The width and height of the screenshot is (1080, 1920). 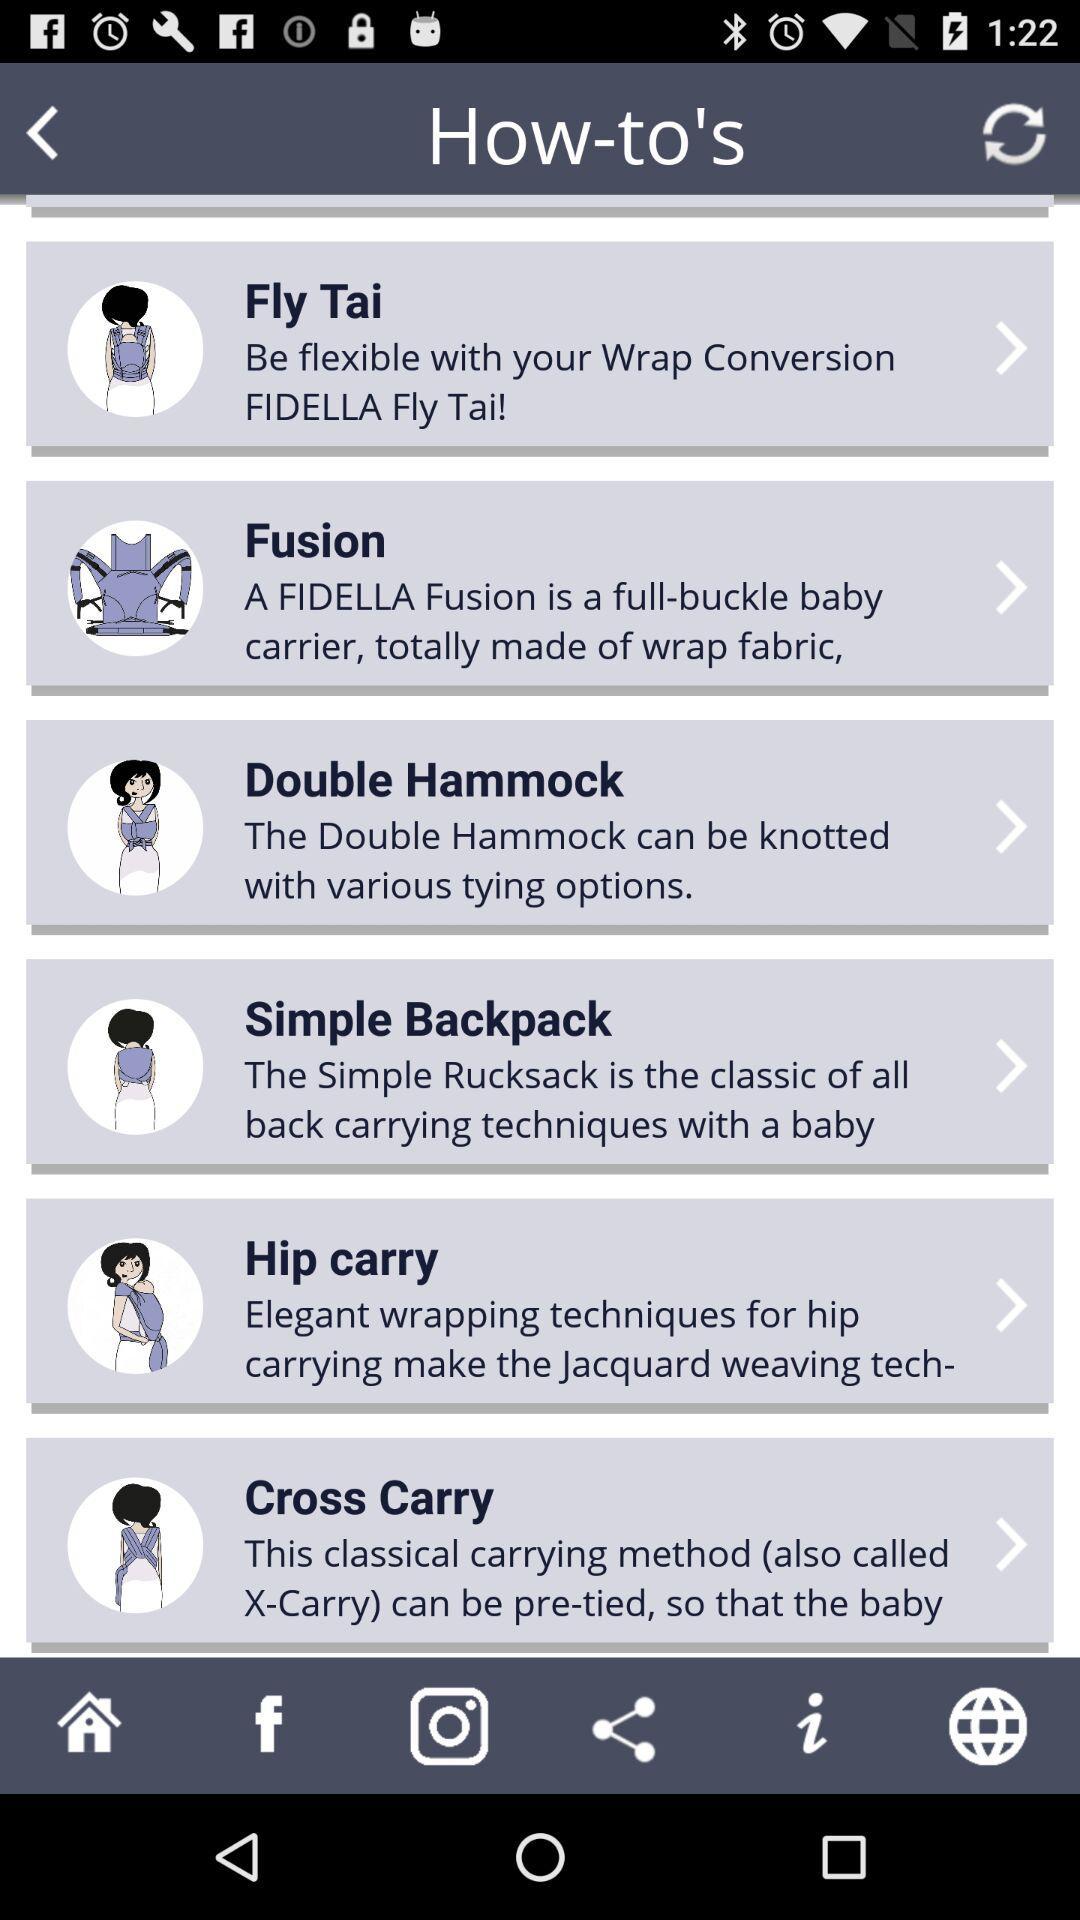 What do you see at coordinates (369, 1495) in the screenshot?
I see `icon above this classical carrying app` at bounding box center [369, 1495].